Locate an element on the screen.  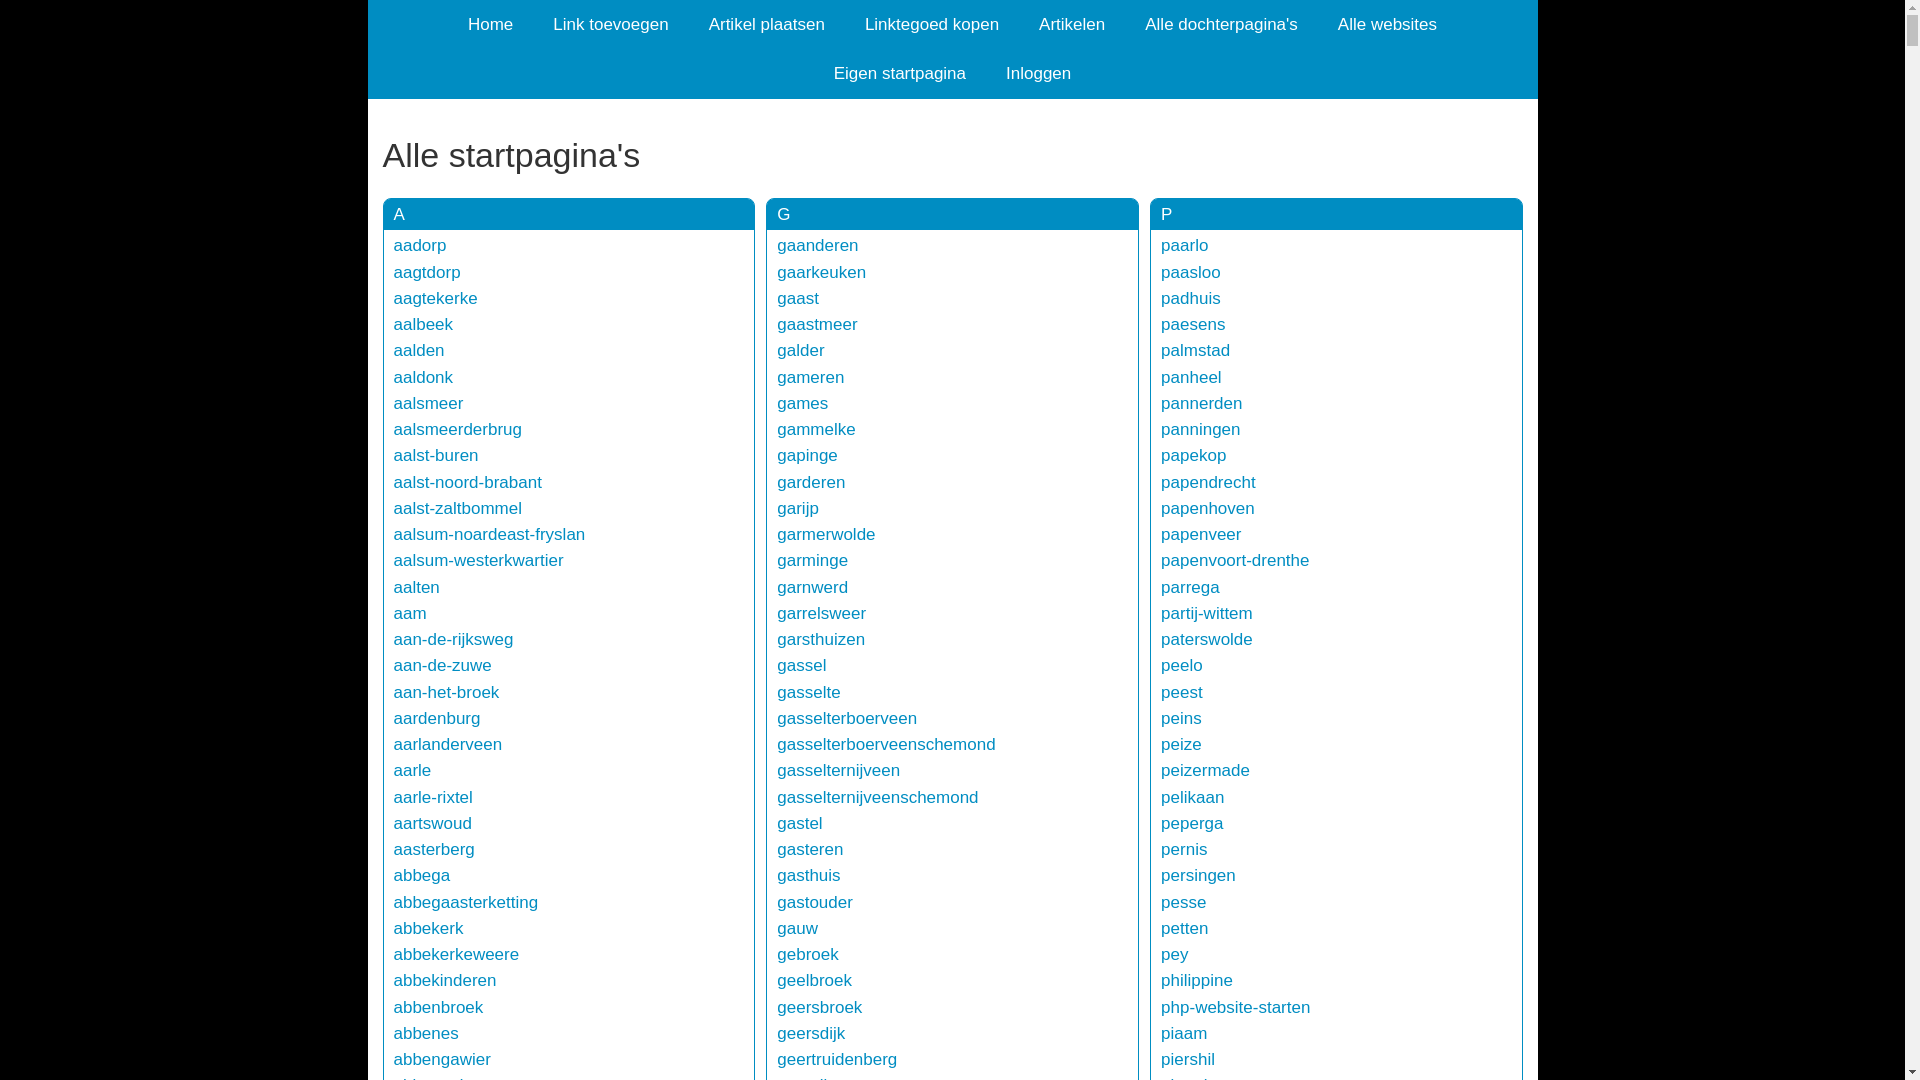
'garsthuizen' is located at coordinates (820, 639).